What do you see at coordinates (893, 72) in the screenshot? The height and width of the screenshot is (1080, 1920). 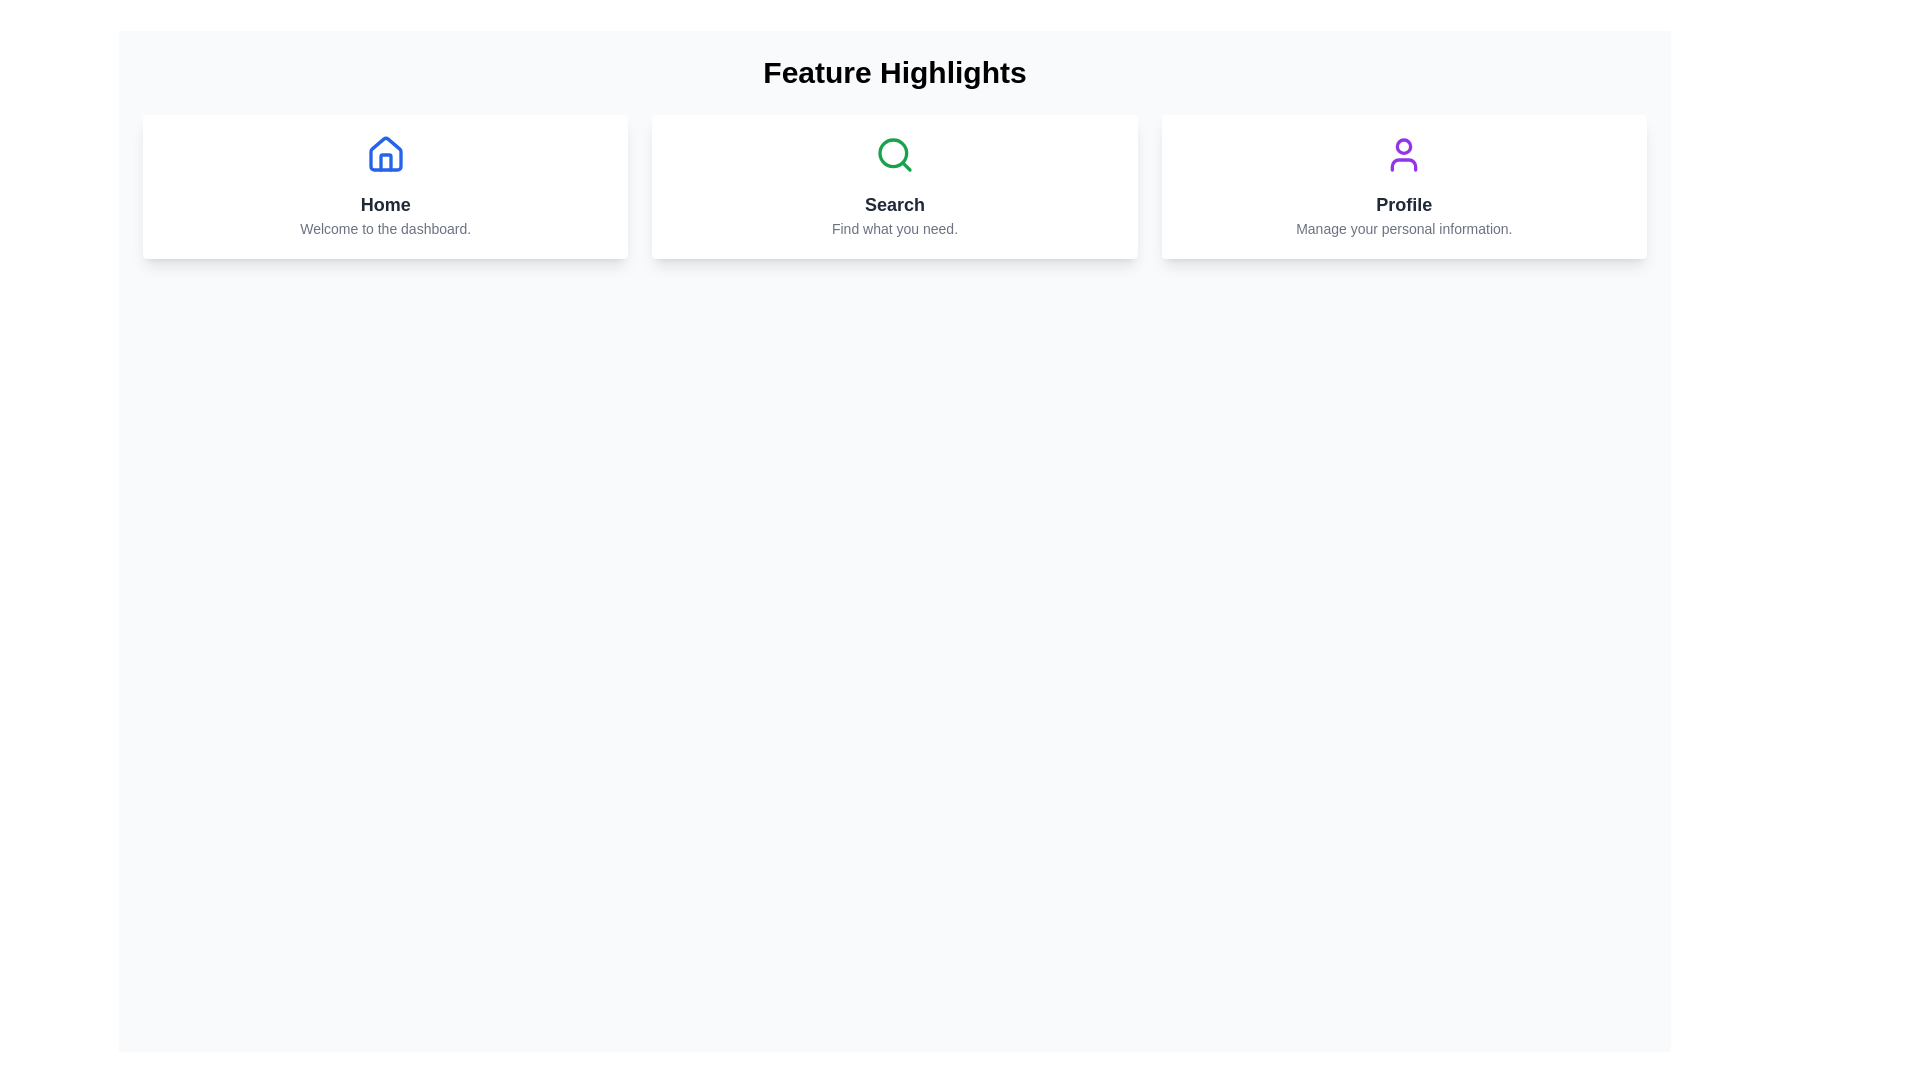 I see `the Header text element titled 'Feature Highlights', which is a large, bold, center-aligned text prominently displayed at the top of the interface` at bounding box center [893, 72].